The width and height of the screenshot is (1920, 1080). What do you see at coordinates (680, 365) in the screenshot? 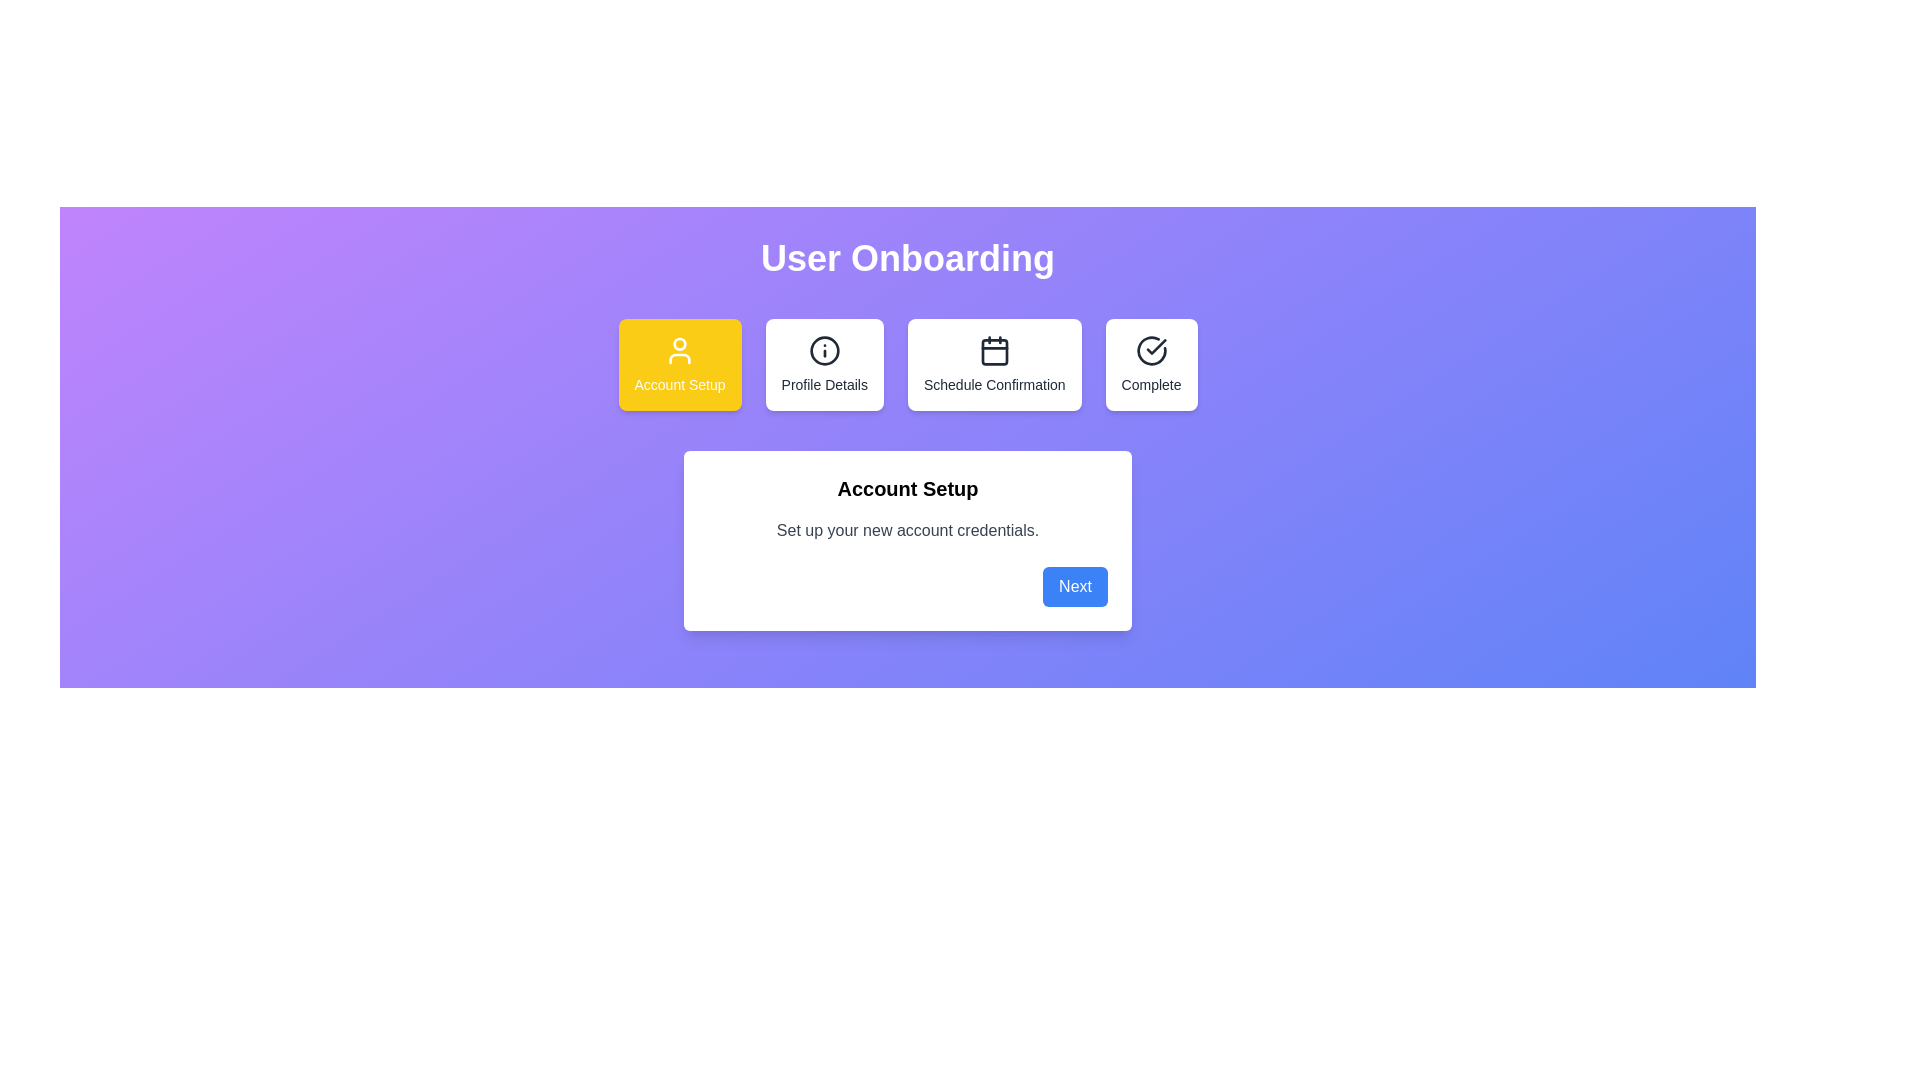
I see `the step icon for Account Setup to navigate to that step` at bounding box center [680, 365].